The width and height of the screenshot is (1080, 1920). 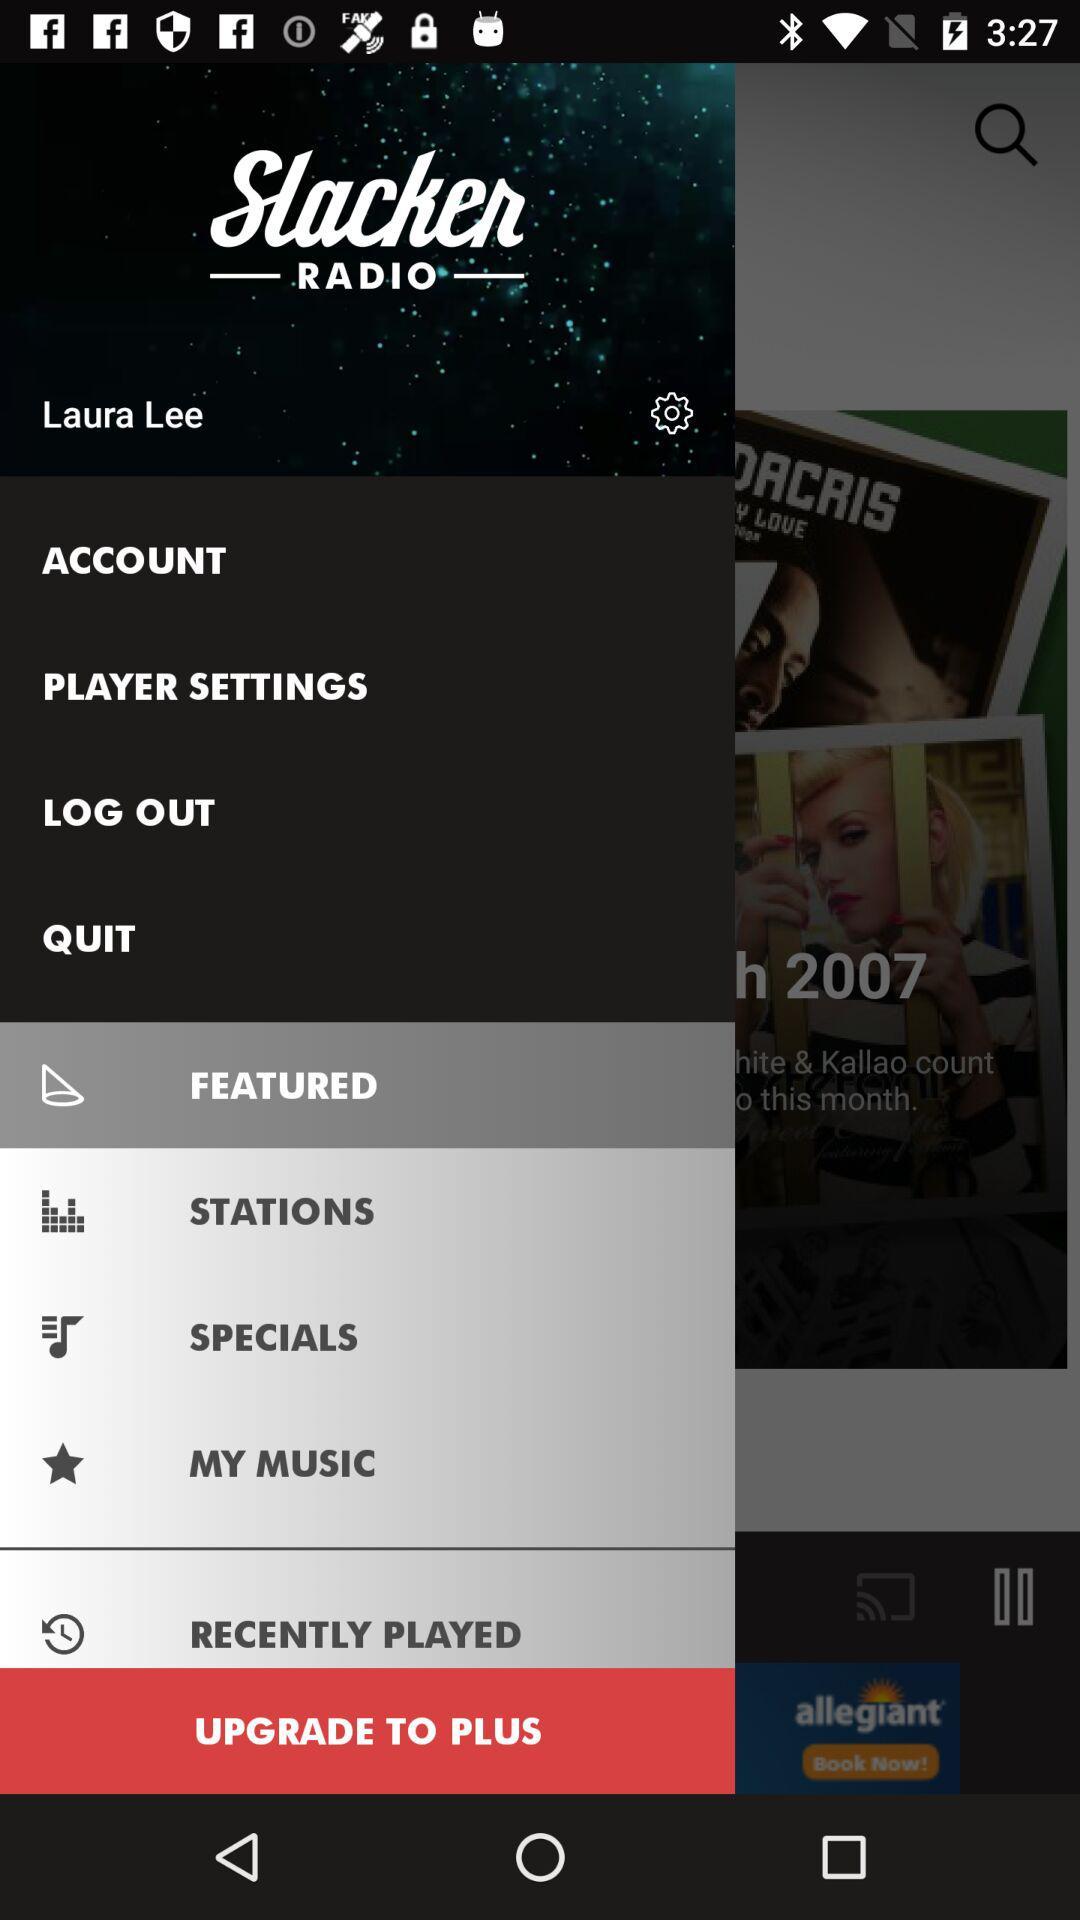 I want to click on the pause icon, so click(x=1014, y=1596).